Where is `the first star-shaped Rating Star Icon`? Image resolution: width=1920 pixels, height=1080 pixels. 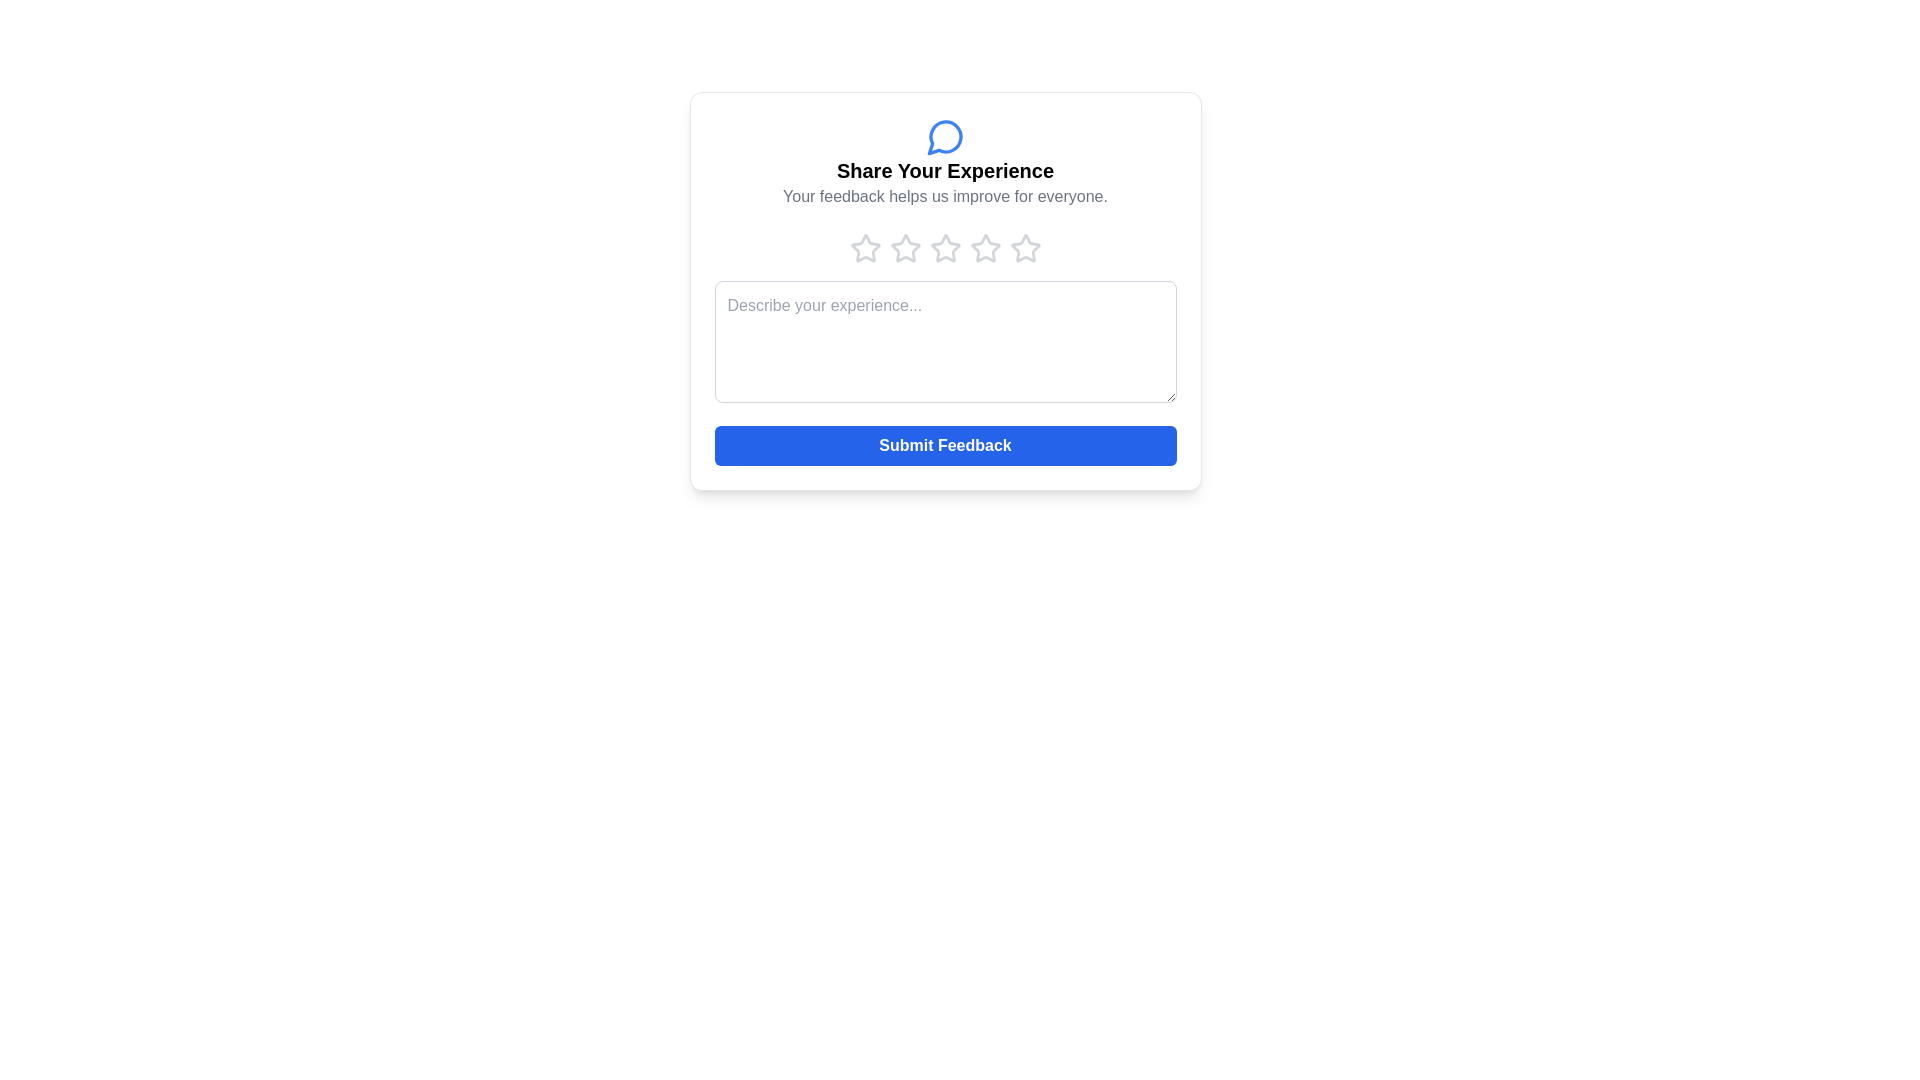
the first star-shaped Rating Star Icon is located at coordinates (865, 247).